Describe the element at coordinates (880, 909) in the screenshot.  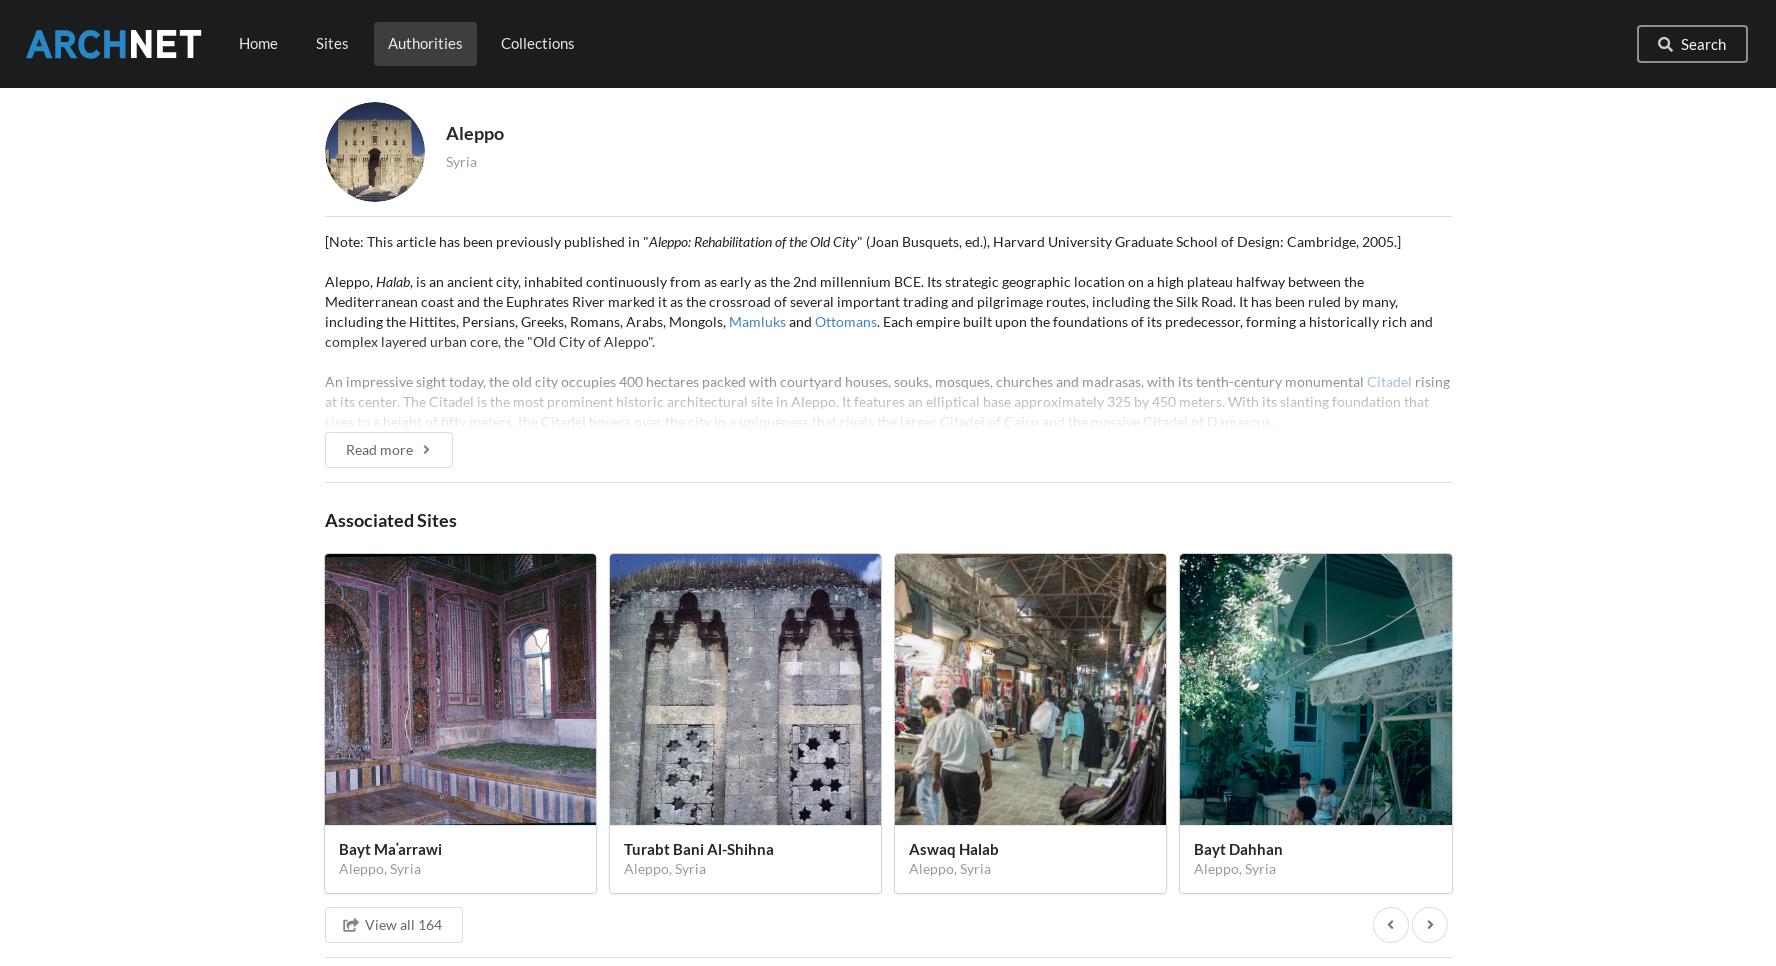
I see `', al-Zaheriya Madrasa,'` at that location.